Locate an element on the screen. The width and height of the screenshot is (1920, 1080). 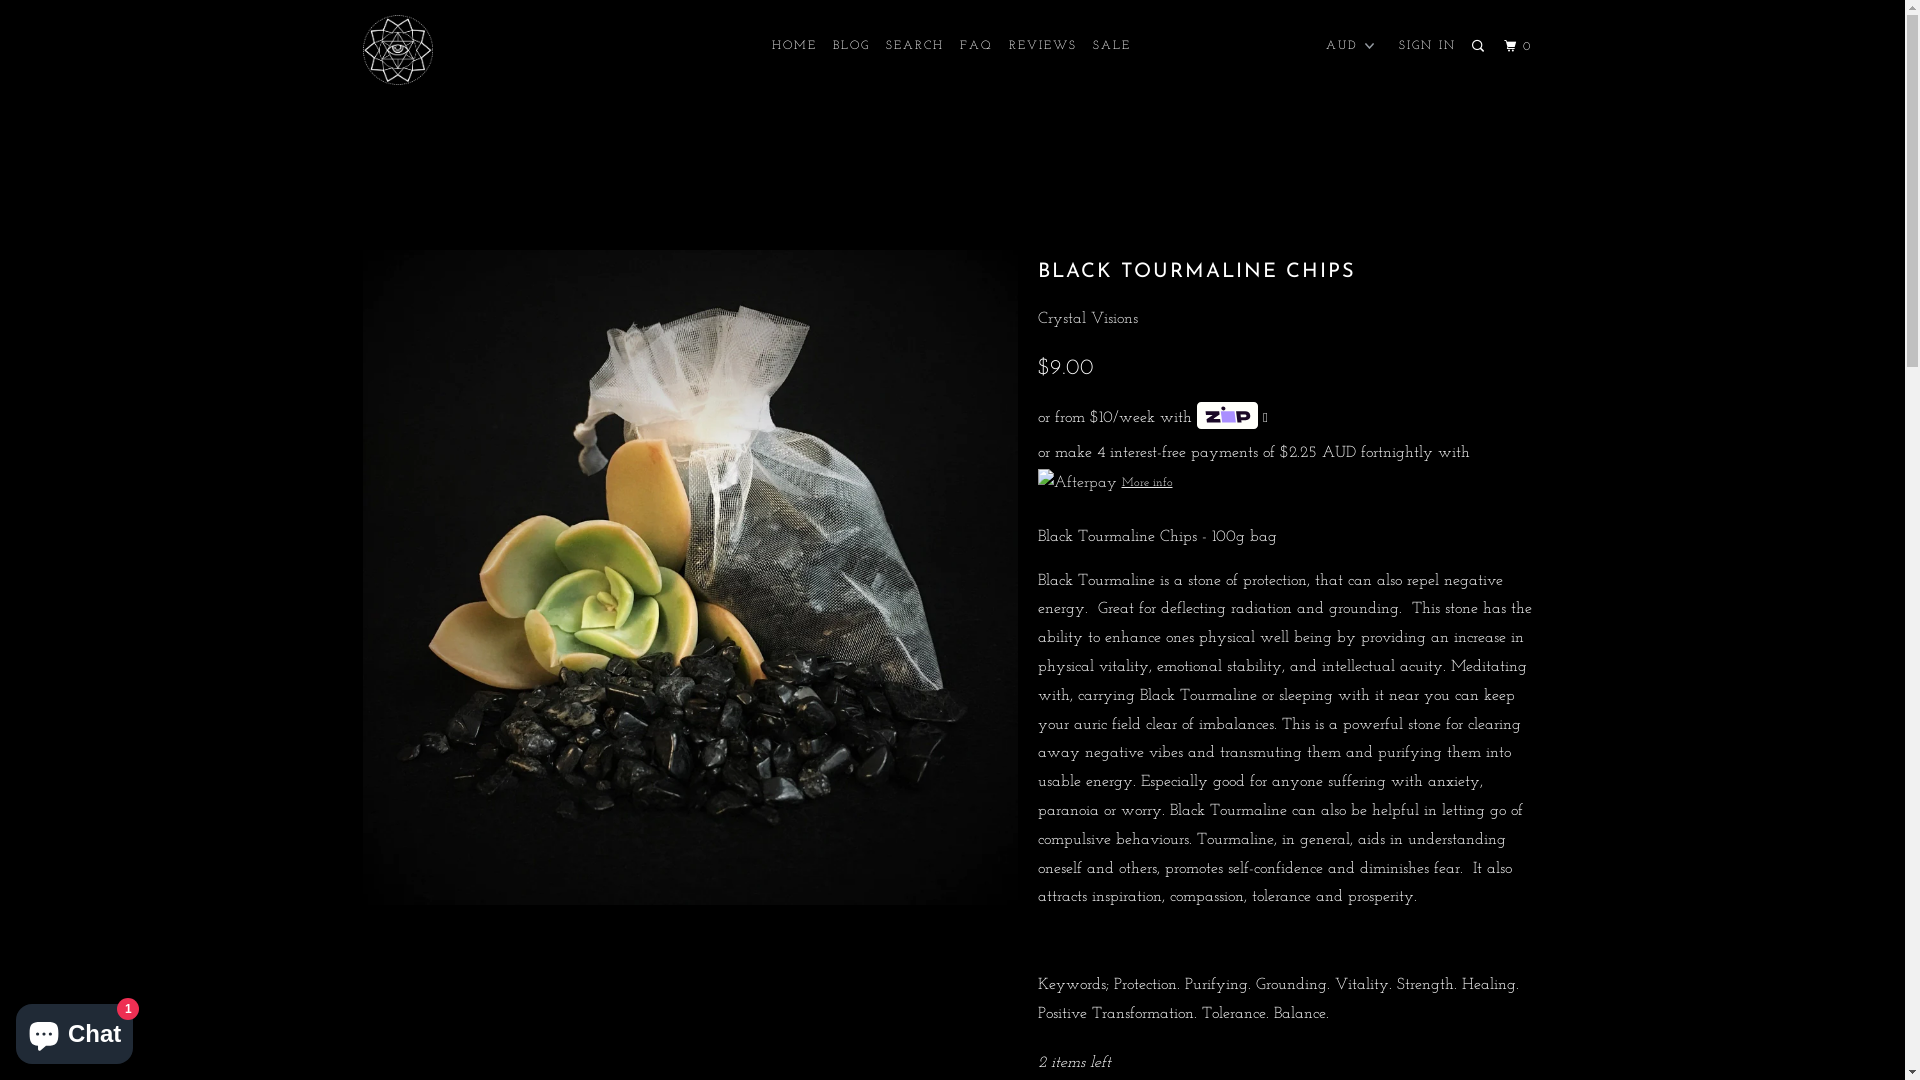
'More info' is located at coordinates (1104, 482).